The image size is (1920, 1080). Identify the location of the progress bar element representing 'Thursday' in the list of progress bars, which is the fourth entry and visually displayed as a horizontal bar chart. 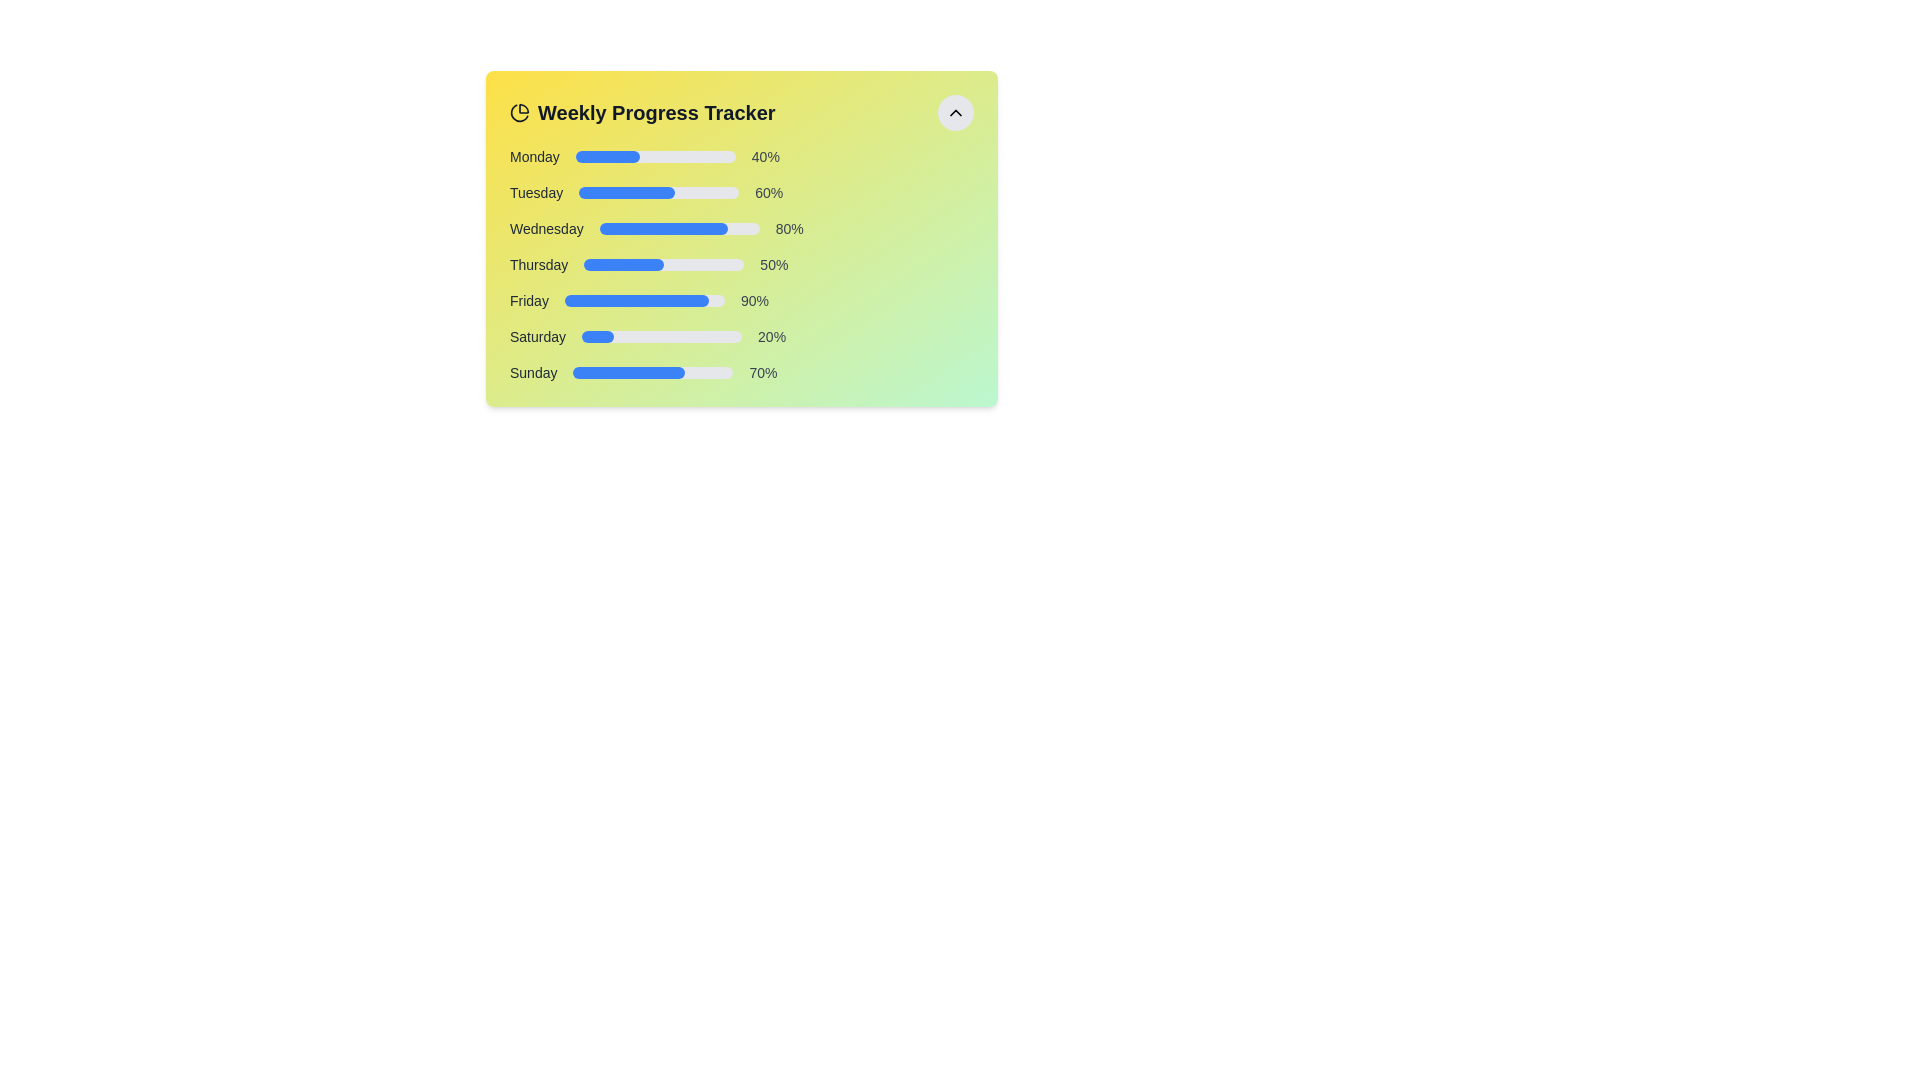
(741, 264).